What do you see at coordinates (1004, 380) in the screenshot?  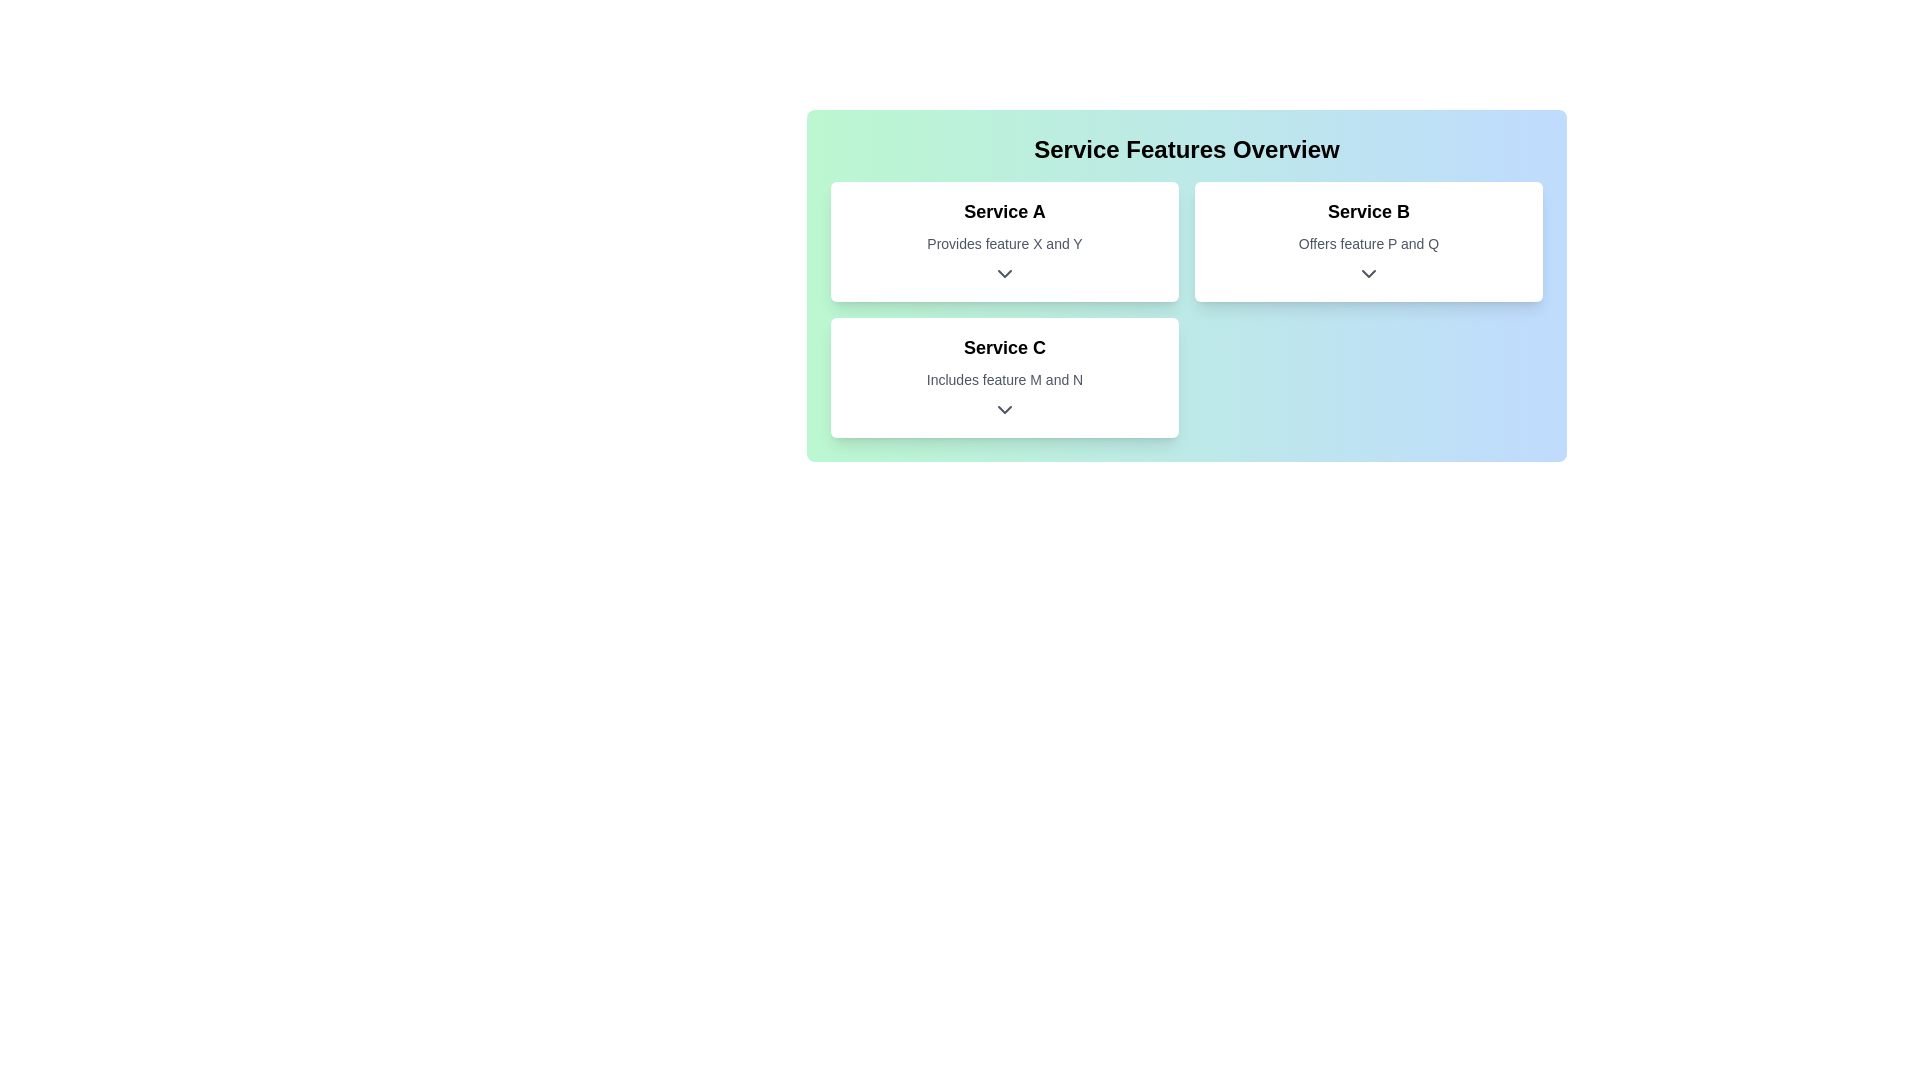 I see `the static text that says 'Includes feature M and N', which is styled in light gray and positioned below the title 'Service C' in the second card of the services grid` at bounding box center [1004, 380].